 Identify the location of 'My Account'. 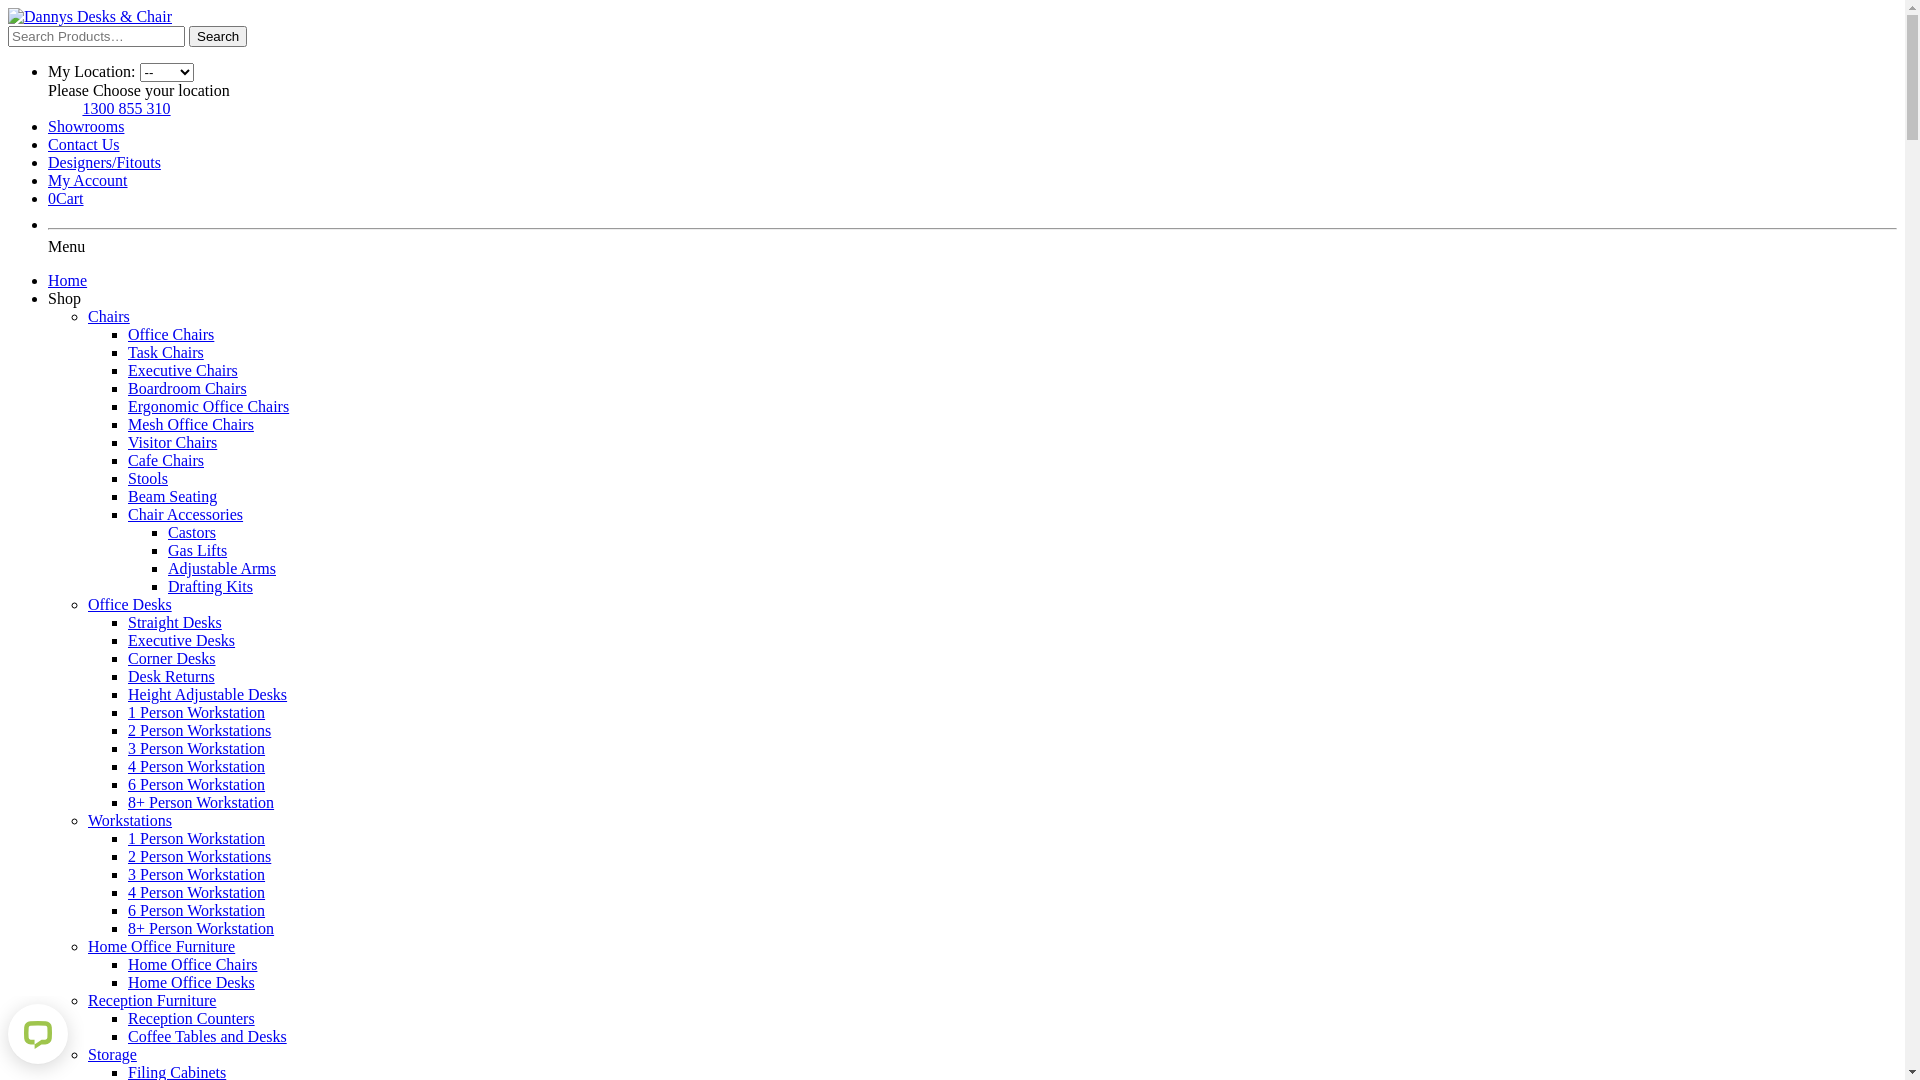
(48, 180).